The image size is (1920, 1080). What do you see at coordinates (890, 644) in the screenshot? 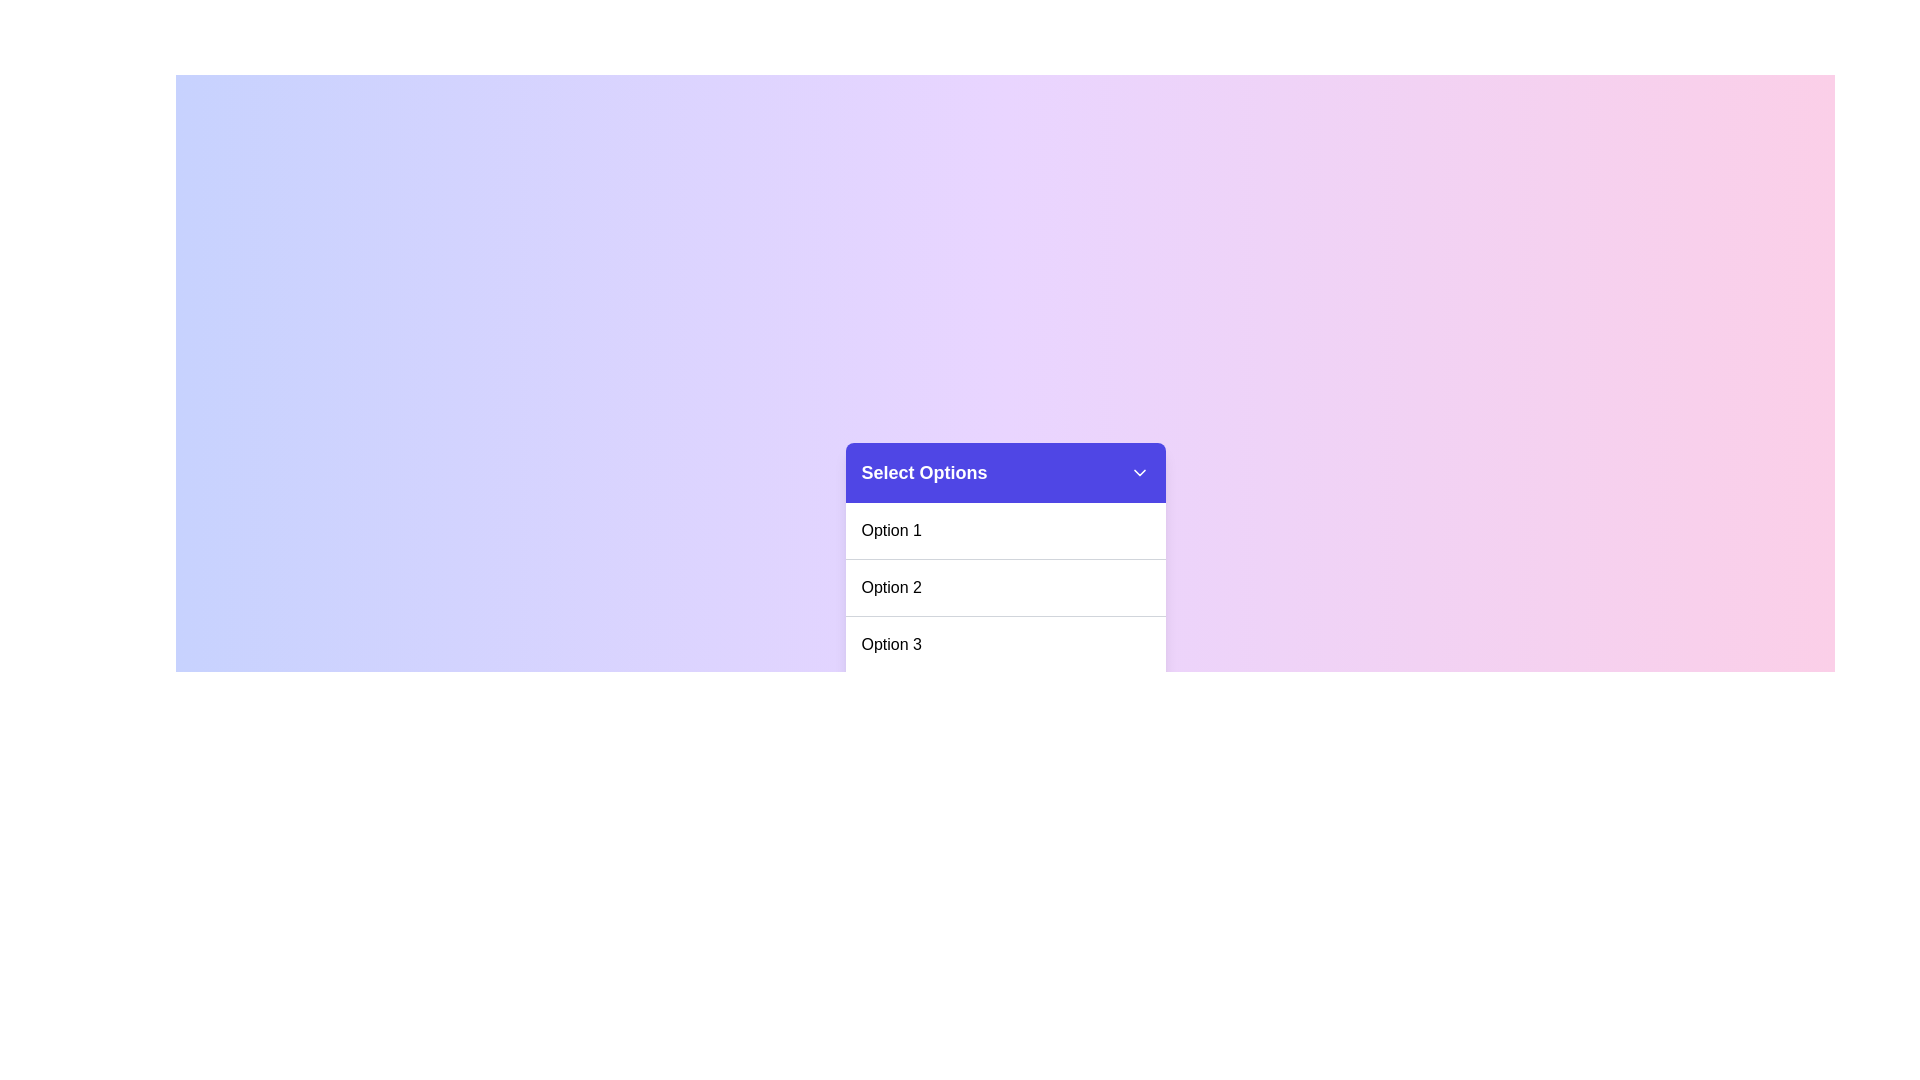
I see `the selectable text option labeled 'Option 3' within the dropdown menu` at bounding box center [890, 644].